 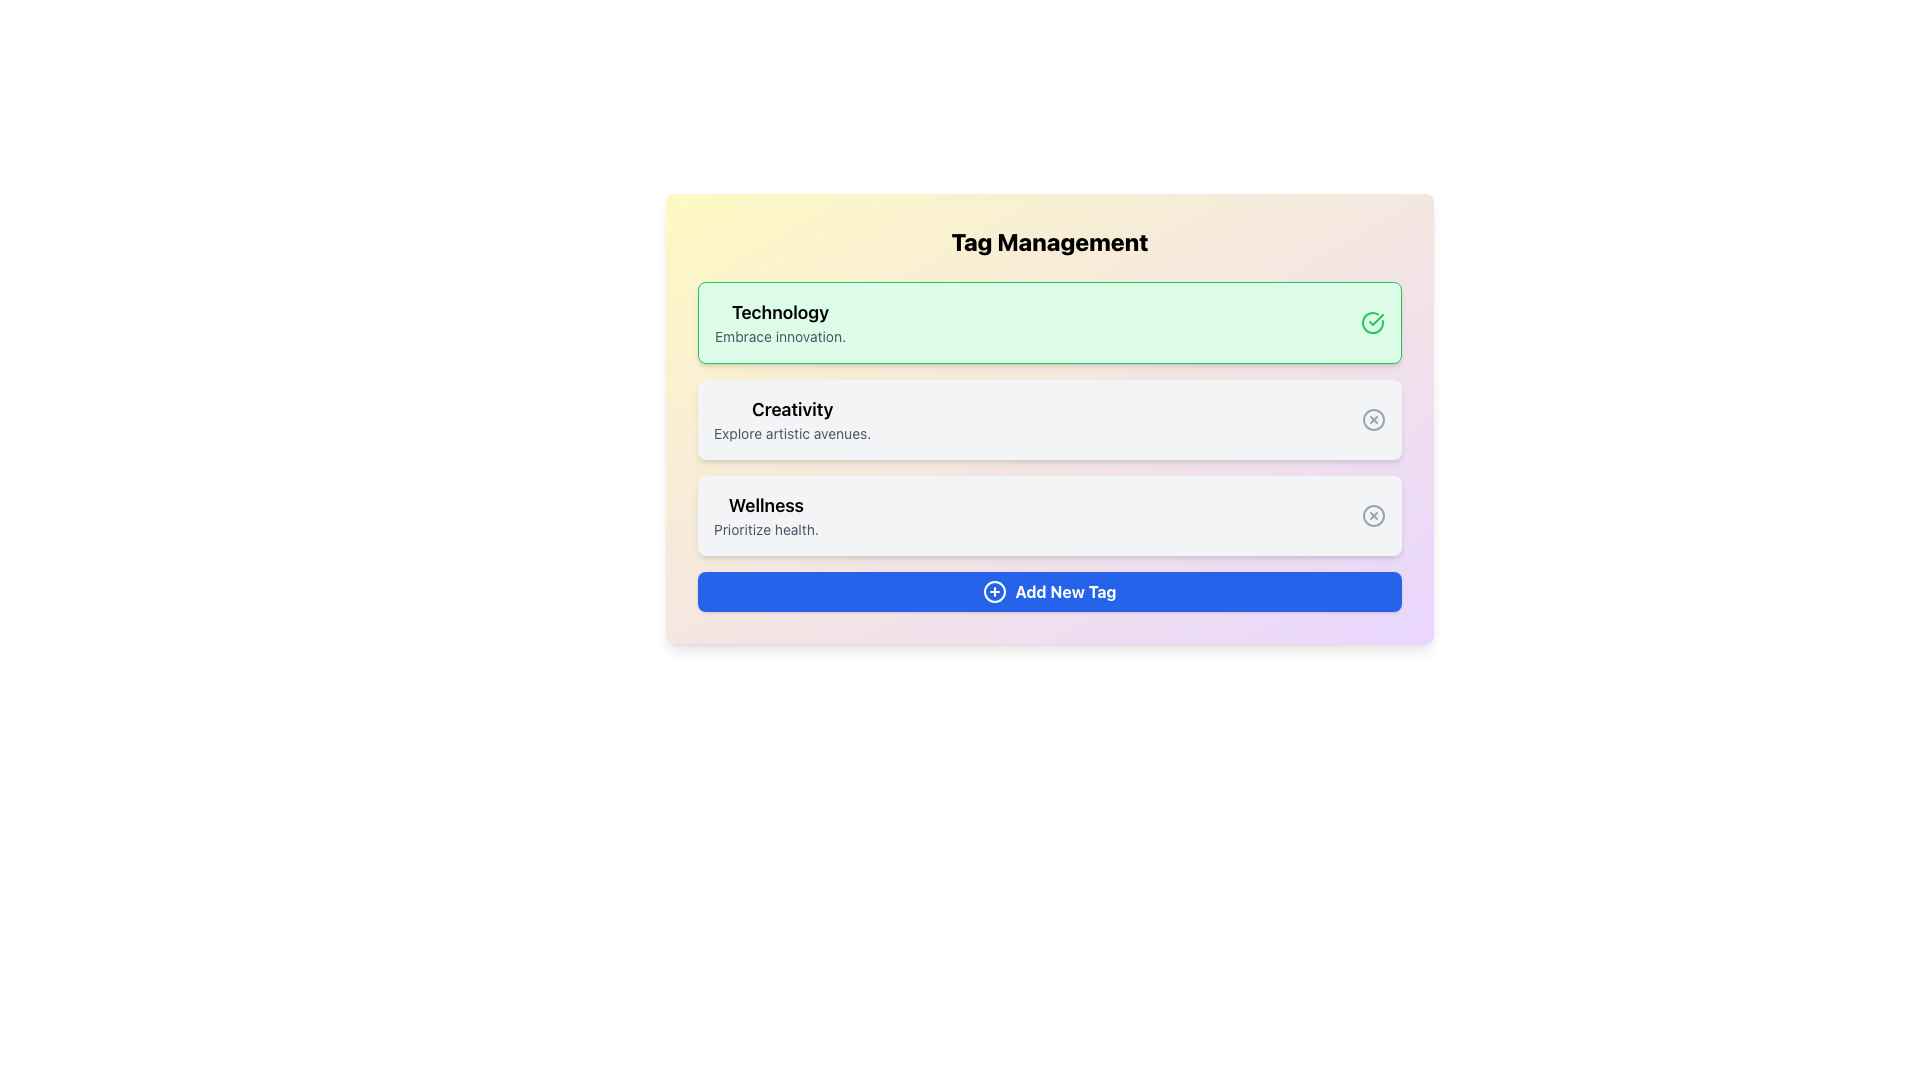 I want to click on the cancel button located on the rightmost side of the 'Creativity' section, which allows the user to dismiss or remove the associated item, so click(x=1372, y=419).